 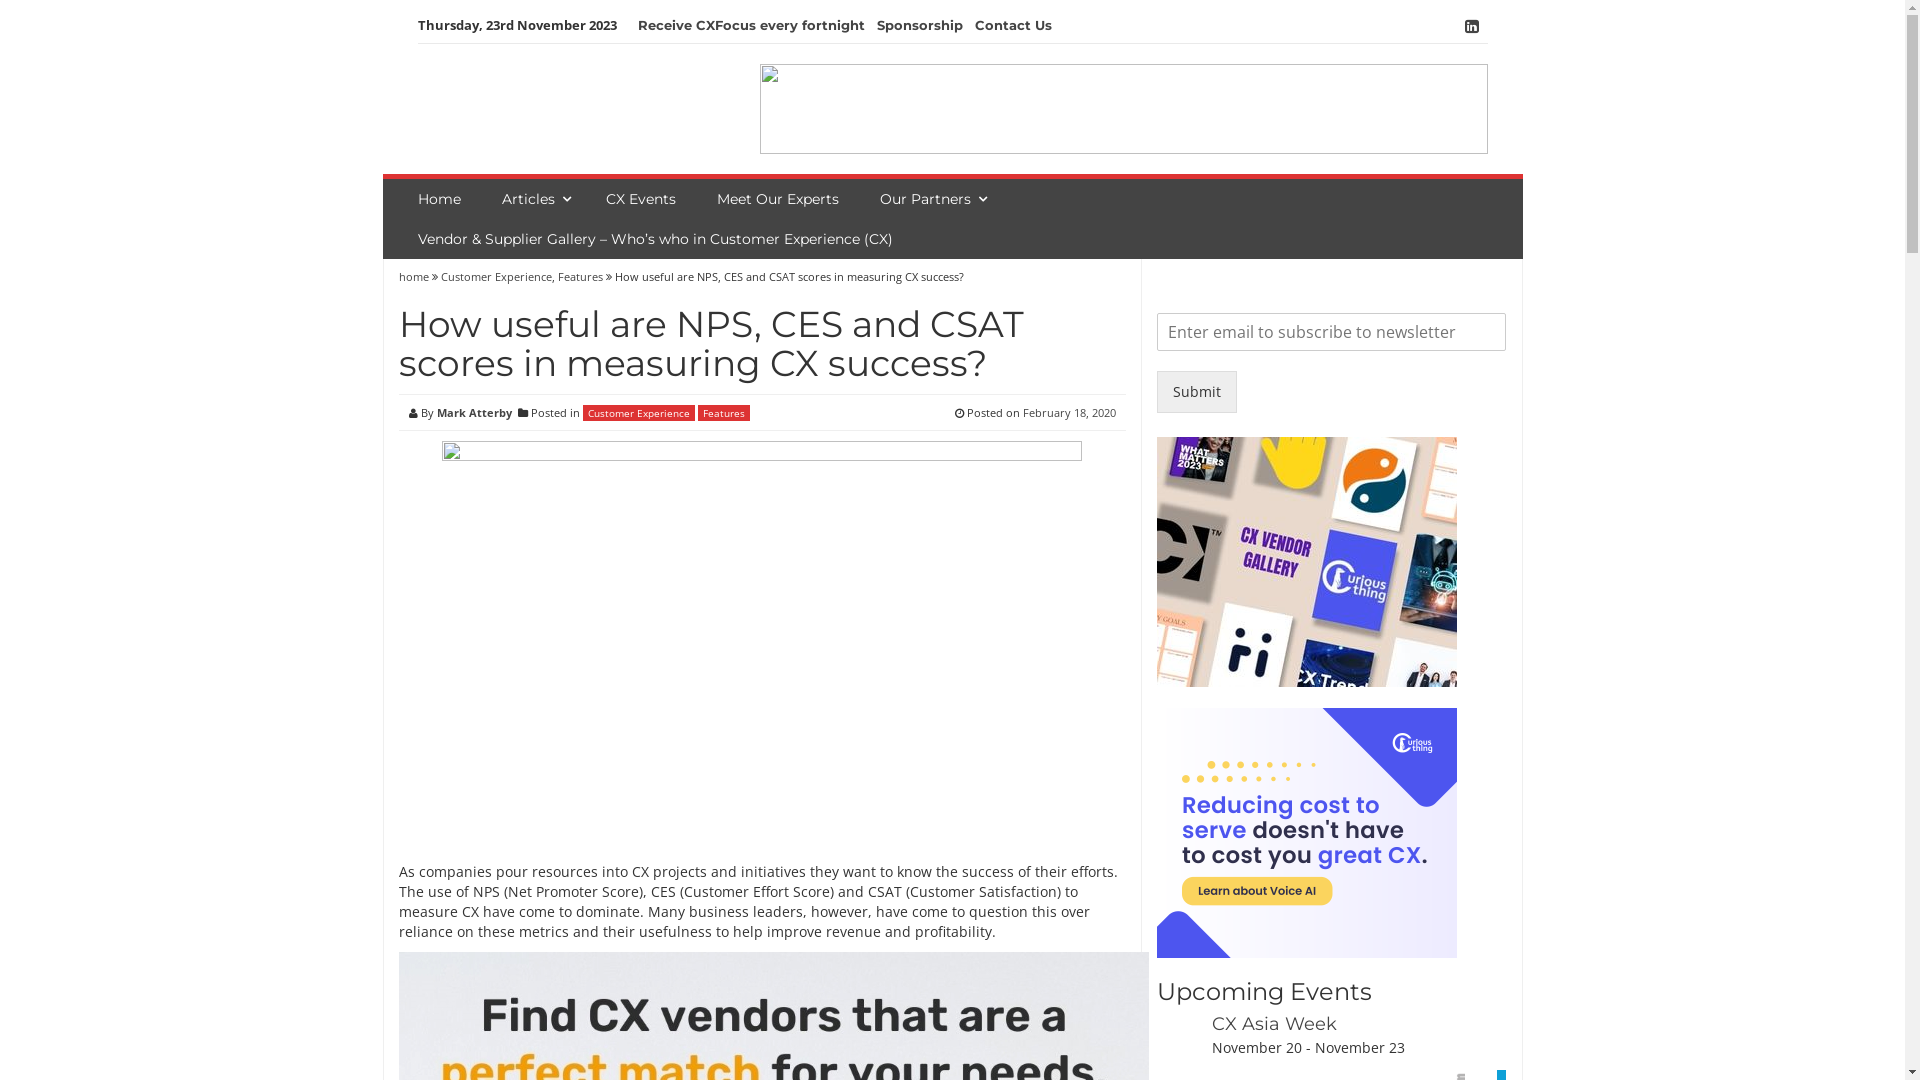 I want to click on 'Contact Us', so click(x=1012, y=25).